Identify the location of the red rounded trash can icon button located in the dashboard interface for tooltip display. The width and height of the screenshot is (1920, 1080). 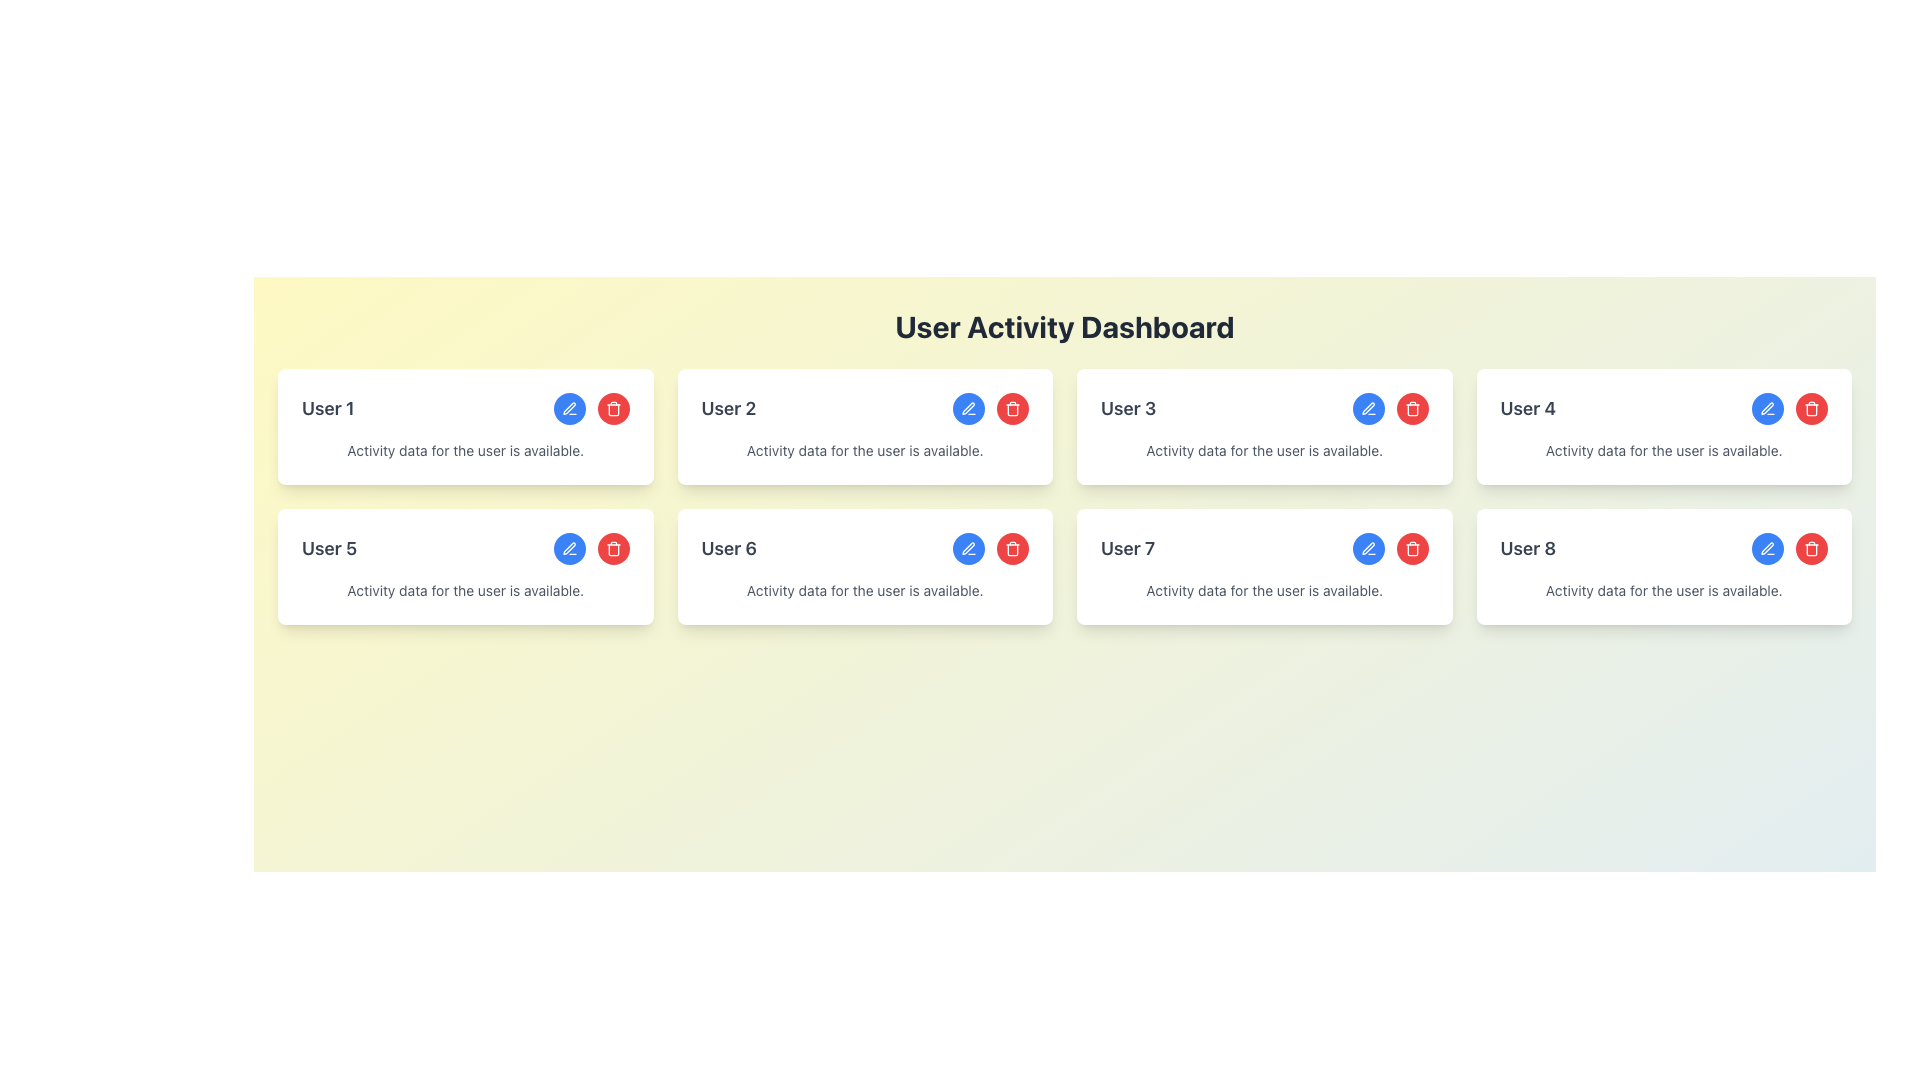
(1012, 550).